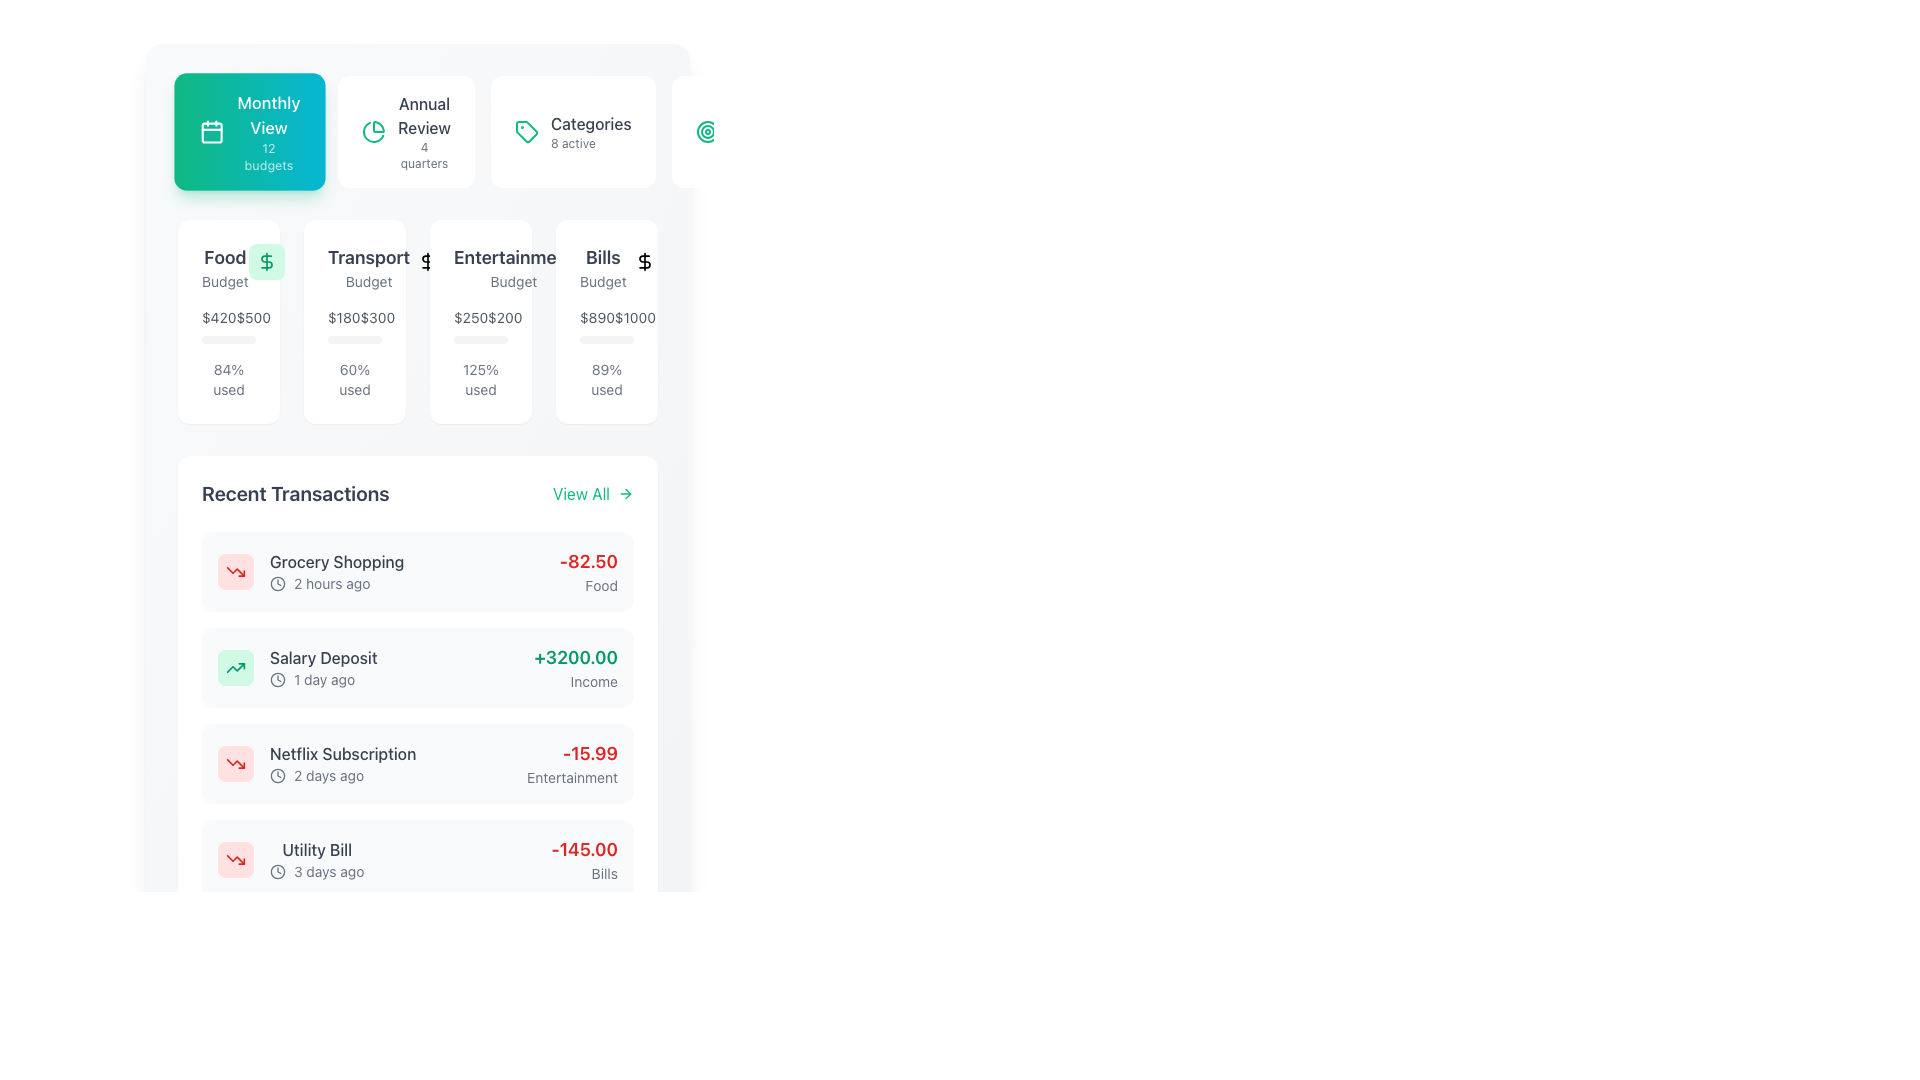 The height and width of the screenshot is (1080, 1920). What do you see at coordinates (427, 261) in the screenshot?
I see `the 'Transport' budget category icon located between the 'Food' and 'Entertainment' categories in the header section for informational purposes` at bounding box center [427, 261].